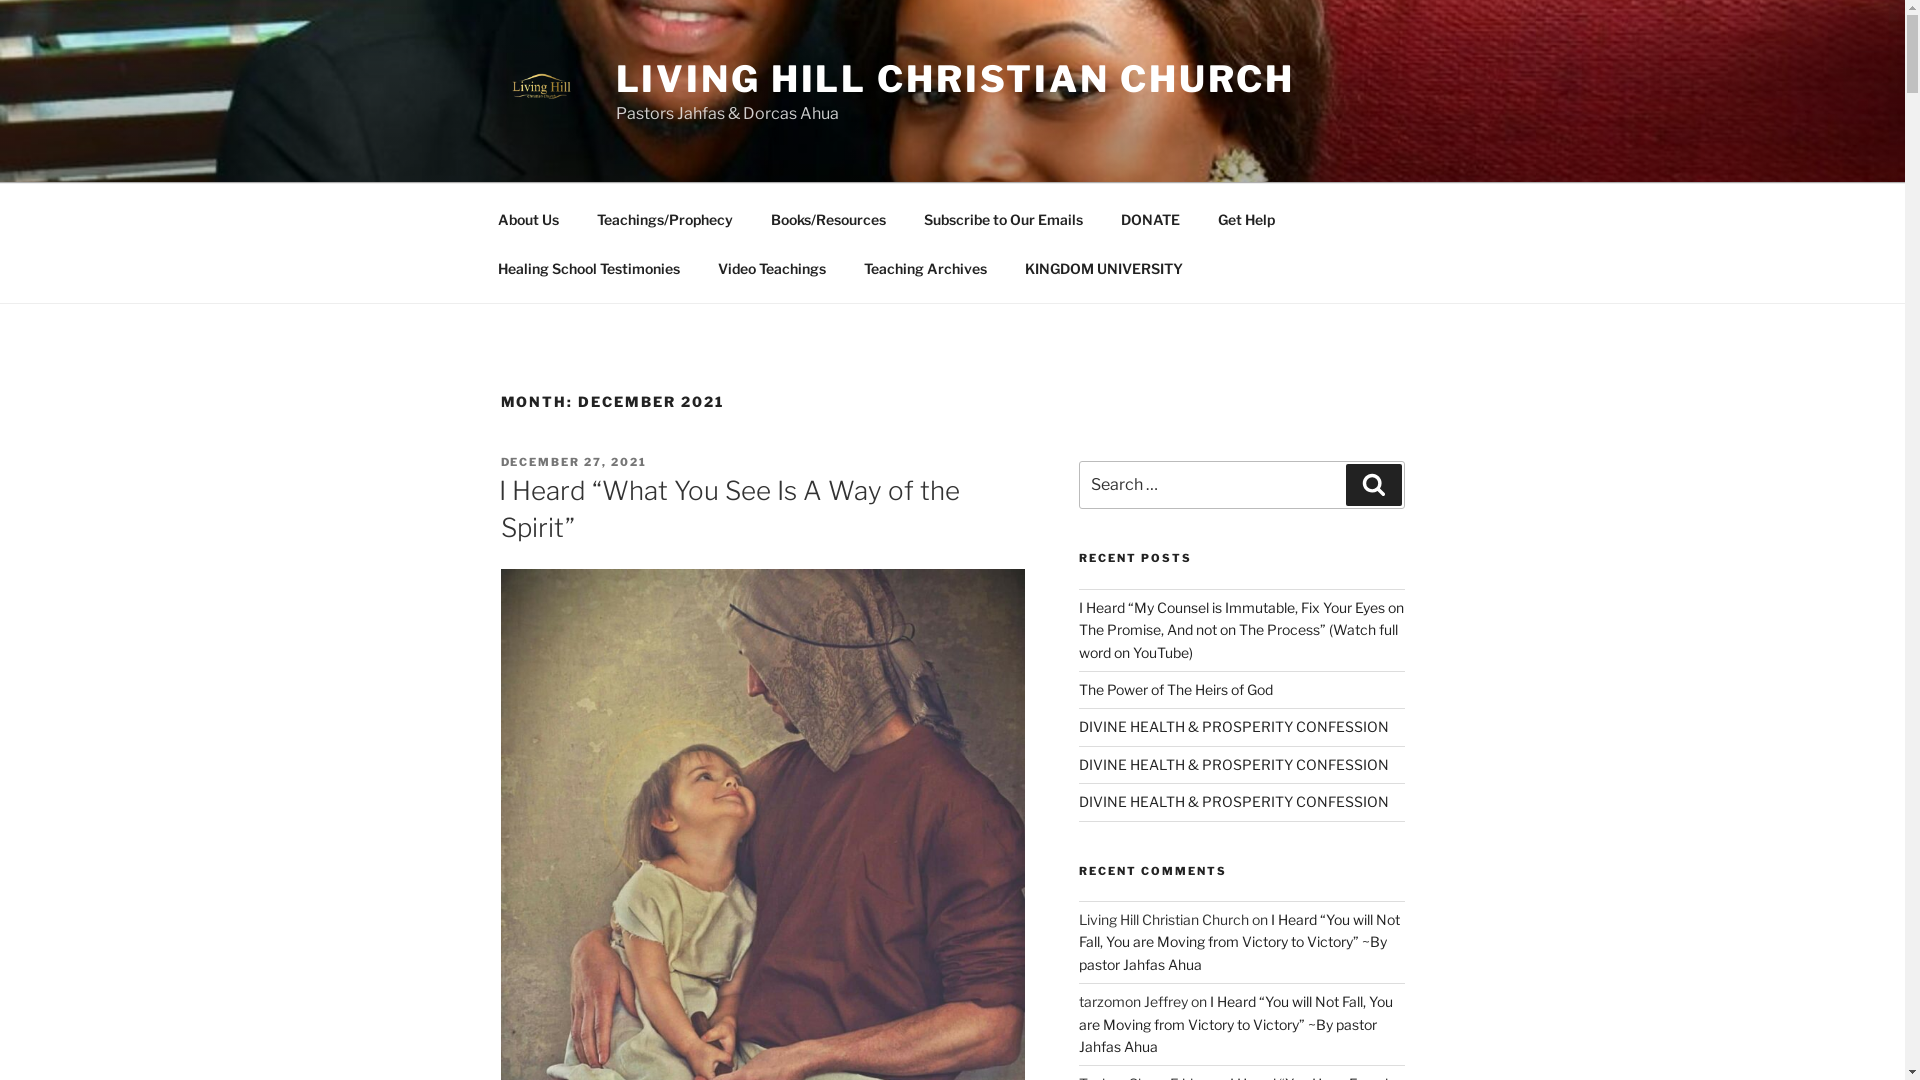 The width and height of the screenshot is (1920, 1080). What do you see at coordinates (1200, 218) in the screenshot?
I see `'Get Help'` at bounding box center [1200, 218].